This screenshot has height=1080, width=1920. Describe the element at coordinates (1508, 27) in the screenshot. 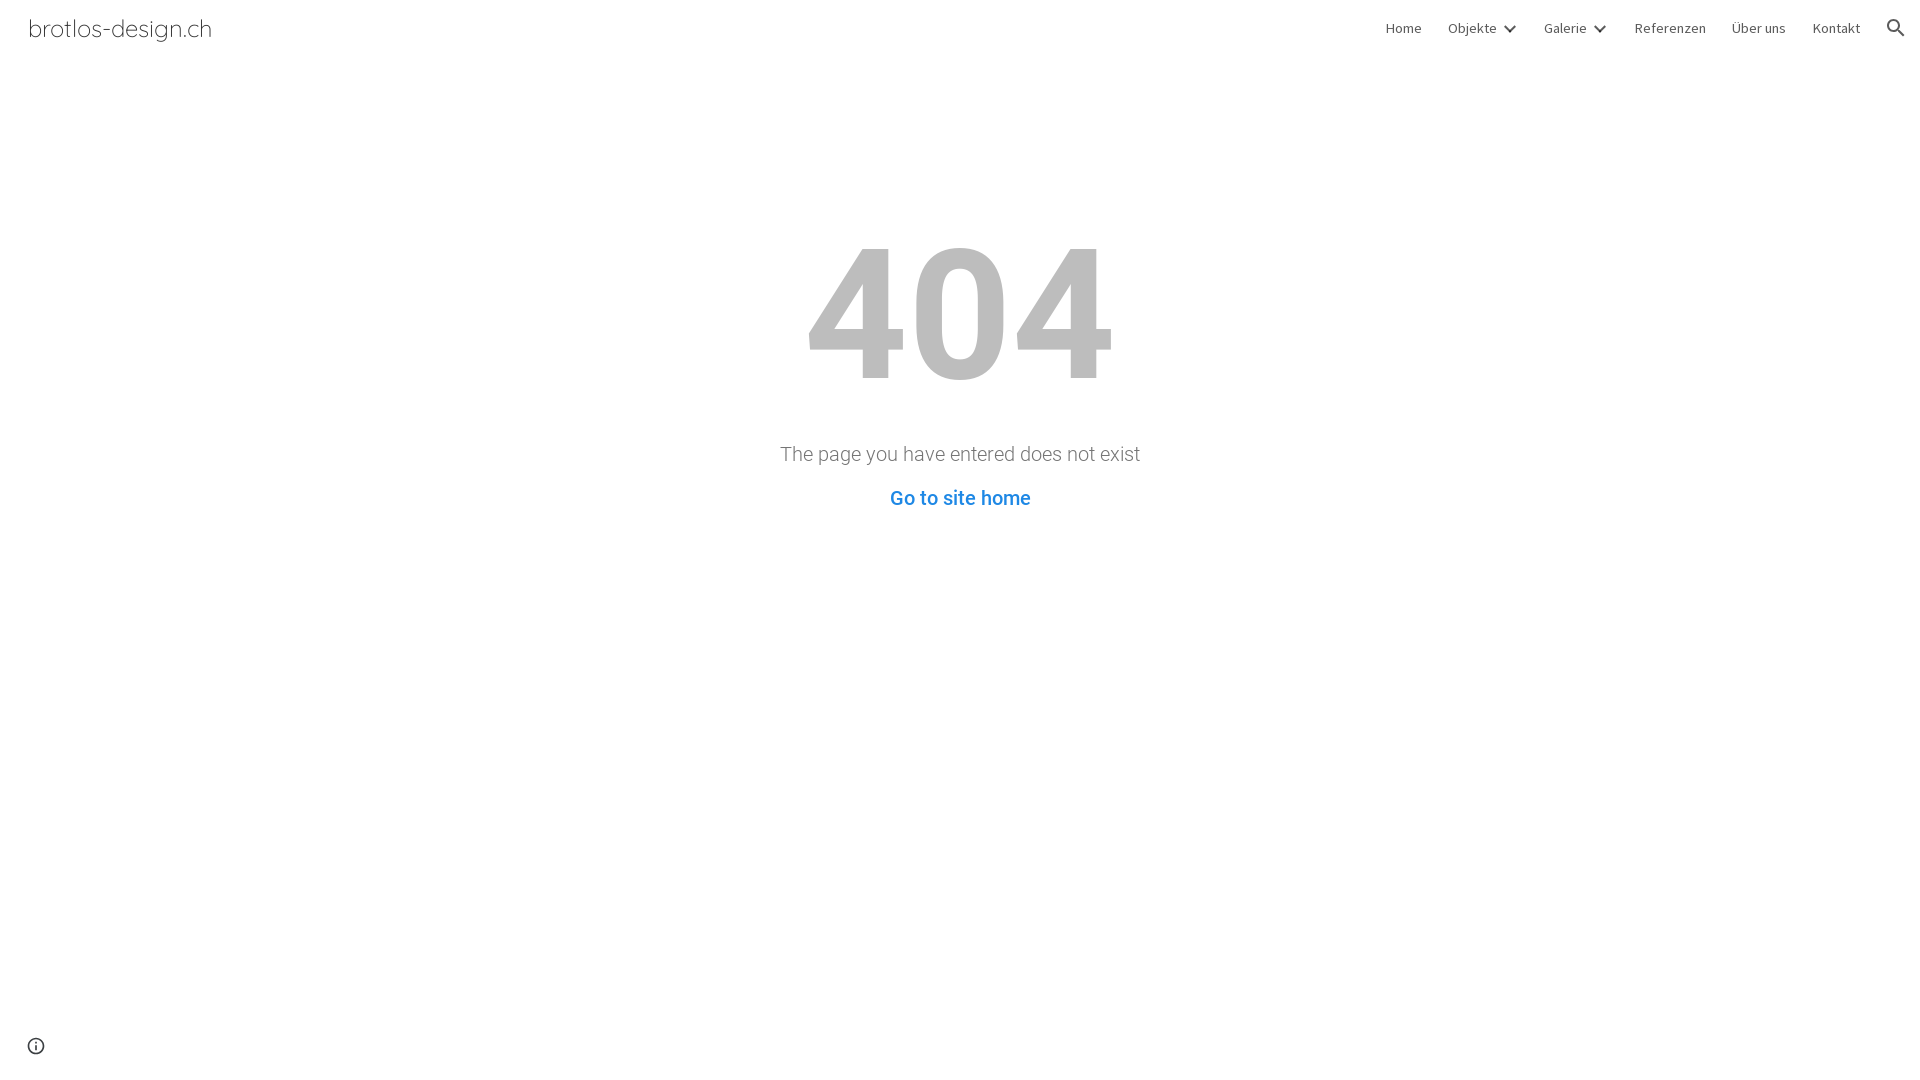

I see `'Expand/Collapse'` at that location.